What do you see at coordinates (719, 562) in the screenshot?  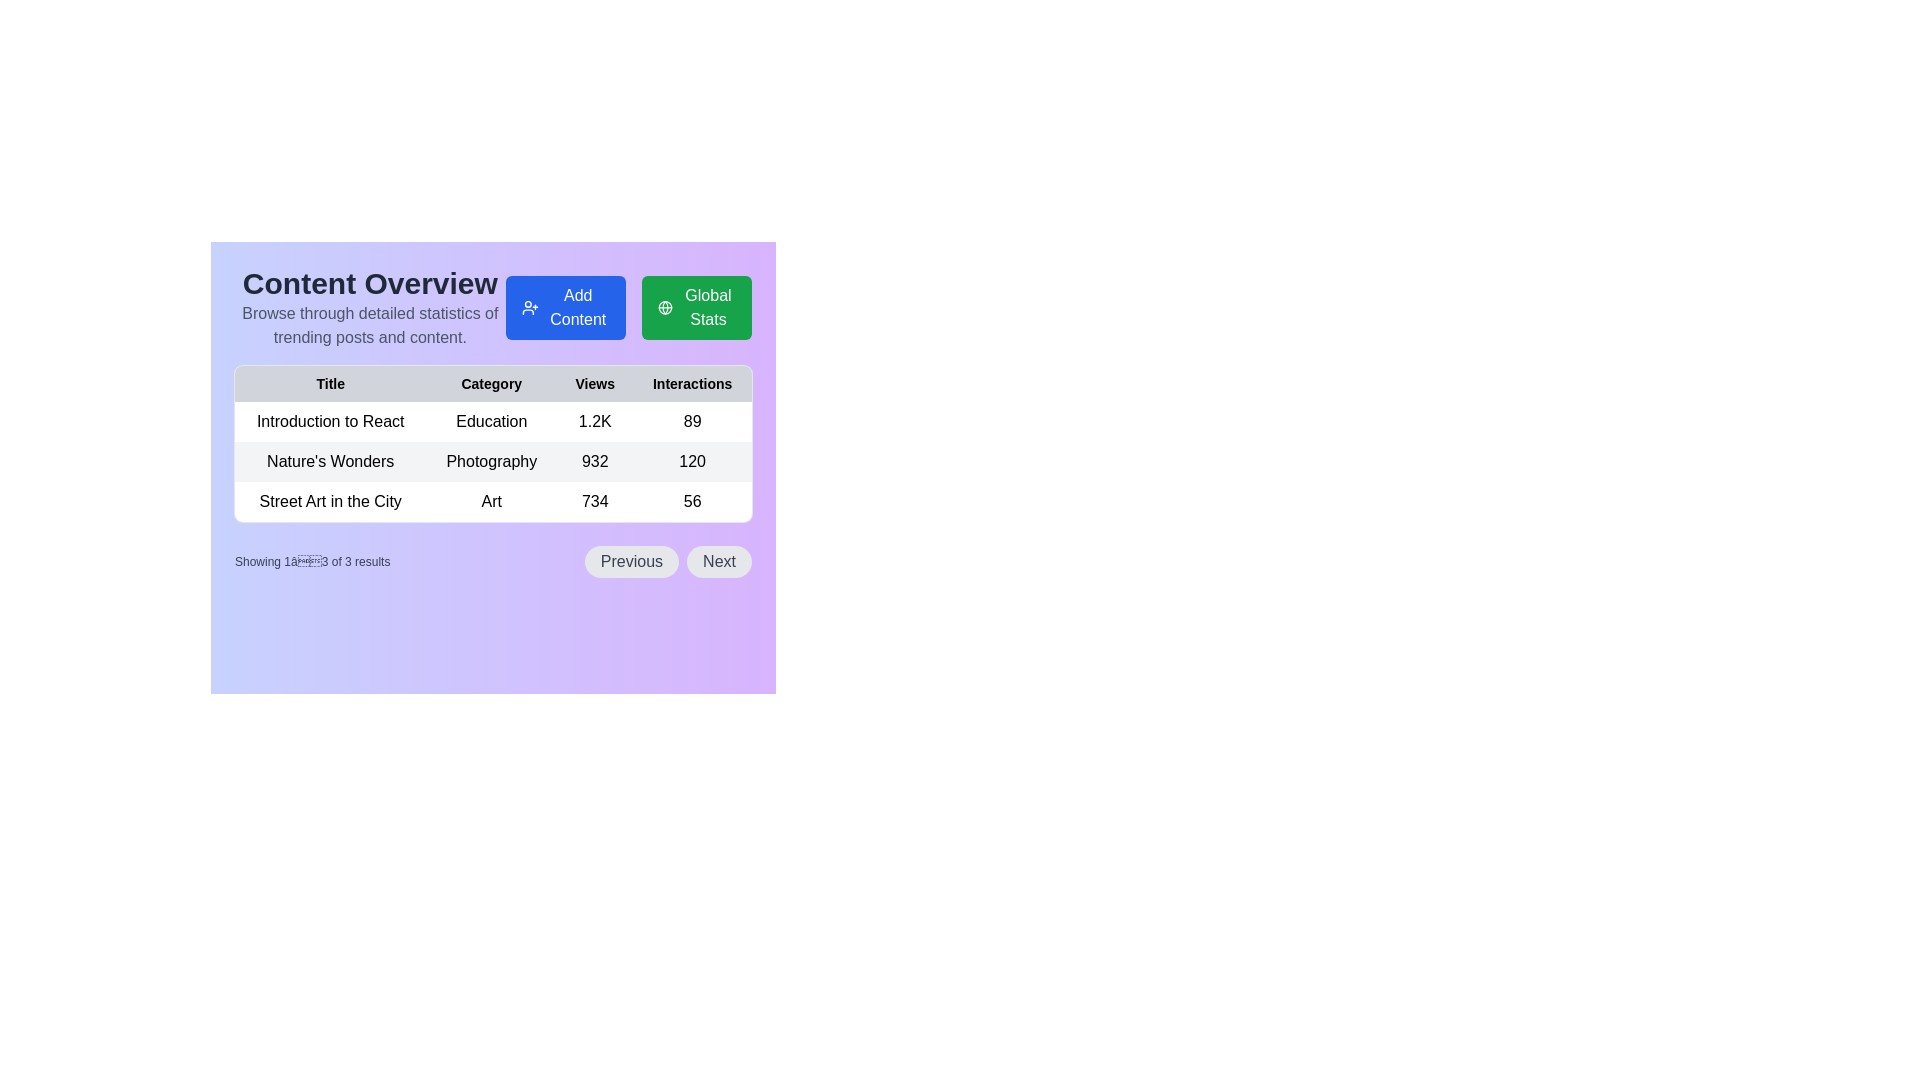 I see `the 'Next' button located in the bottom-right portion of the interface` at bounding box center [719, 562].